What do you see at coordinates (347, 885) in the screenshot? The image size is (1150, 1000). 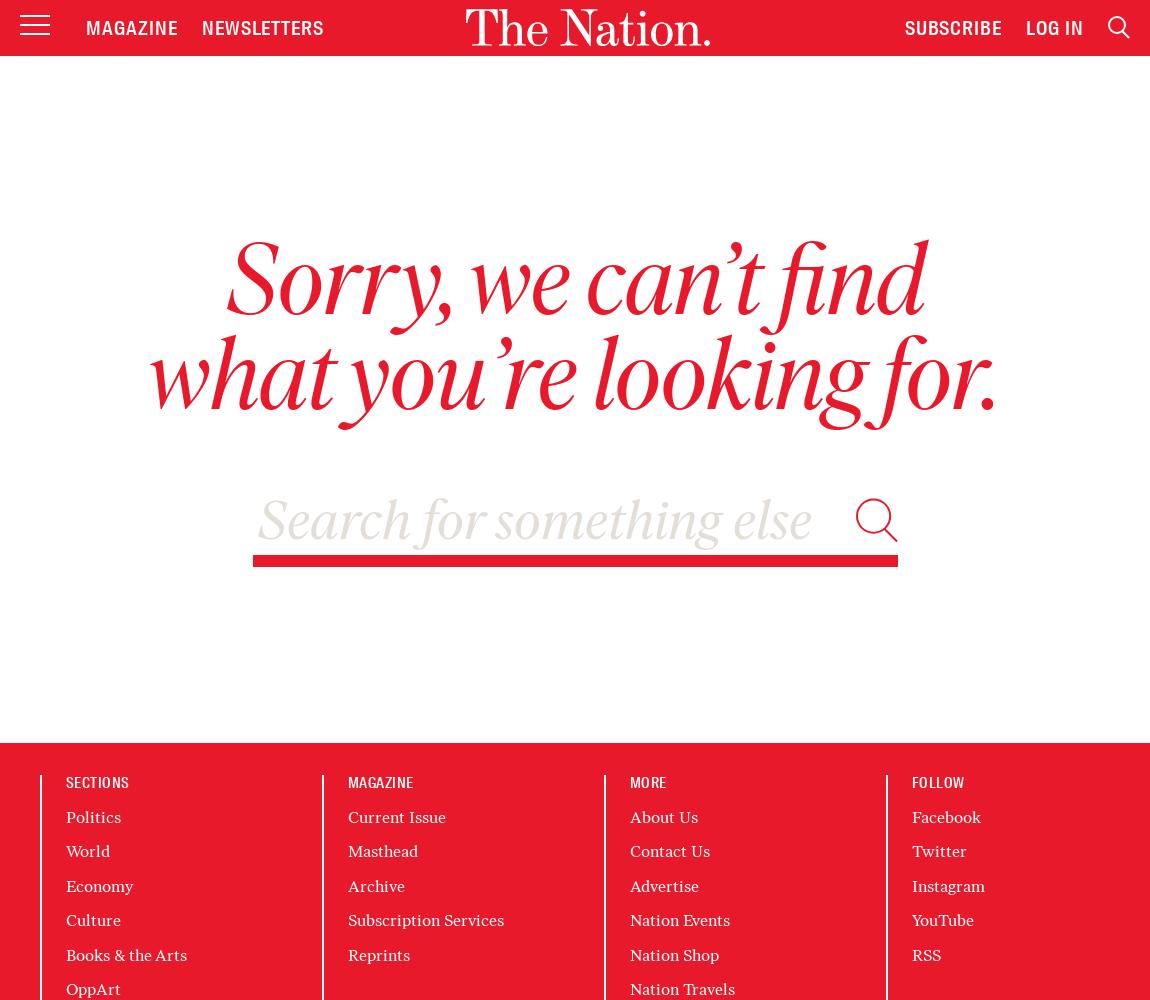 I see `'Archive'` at bounding box center [347, 885].